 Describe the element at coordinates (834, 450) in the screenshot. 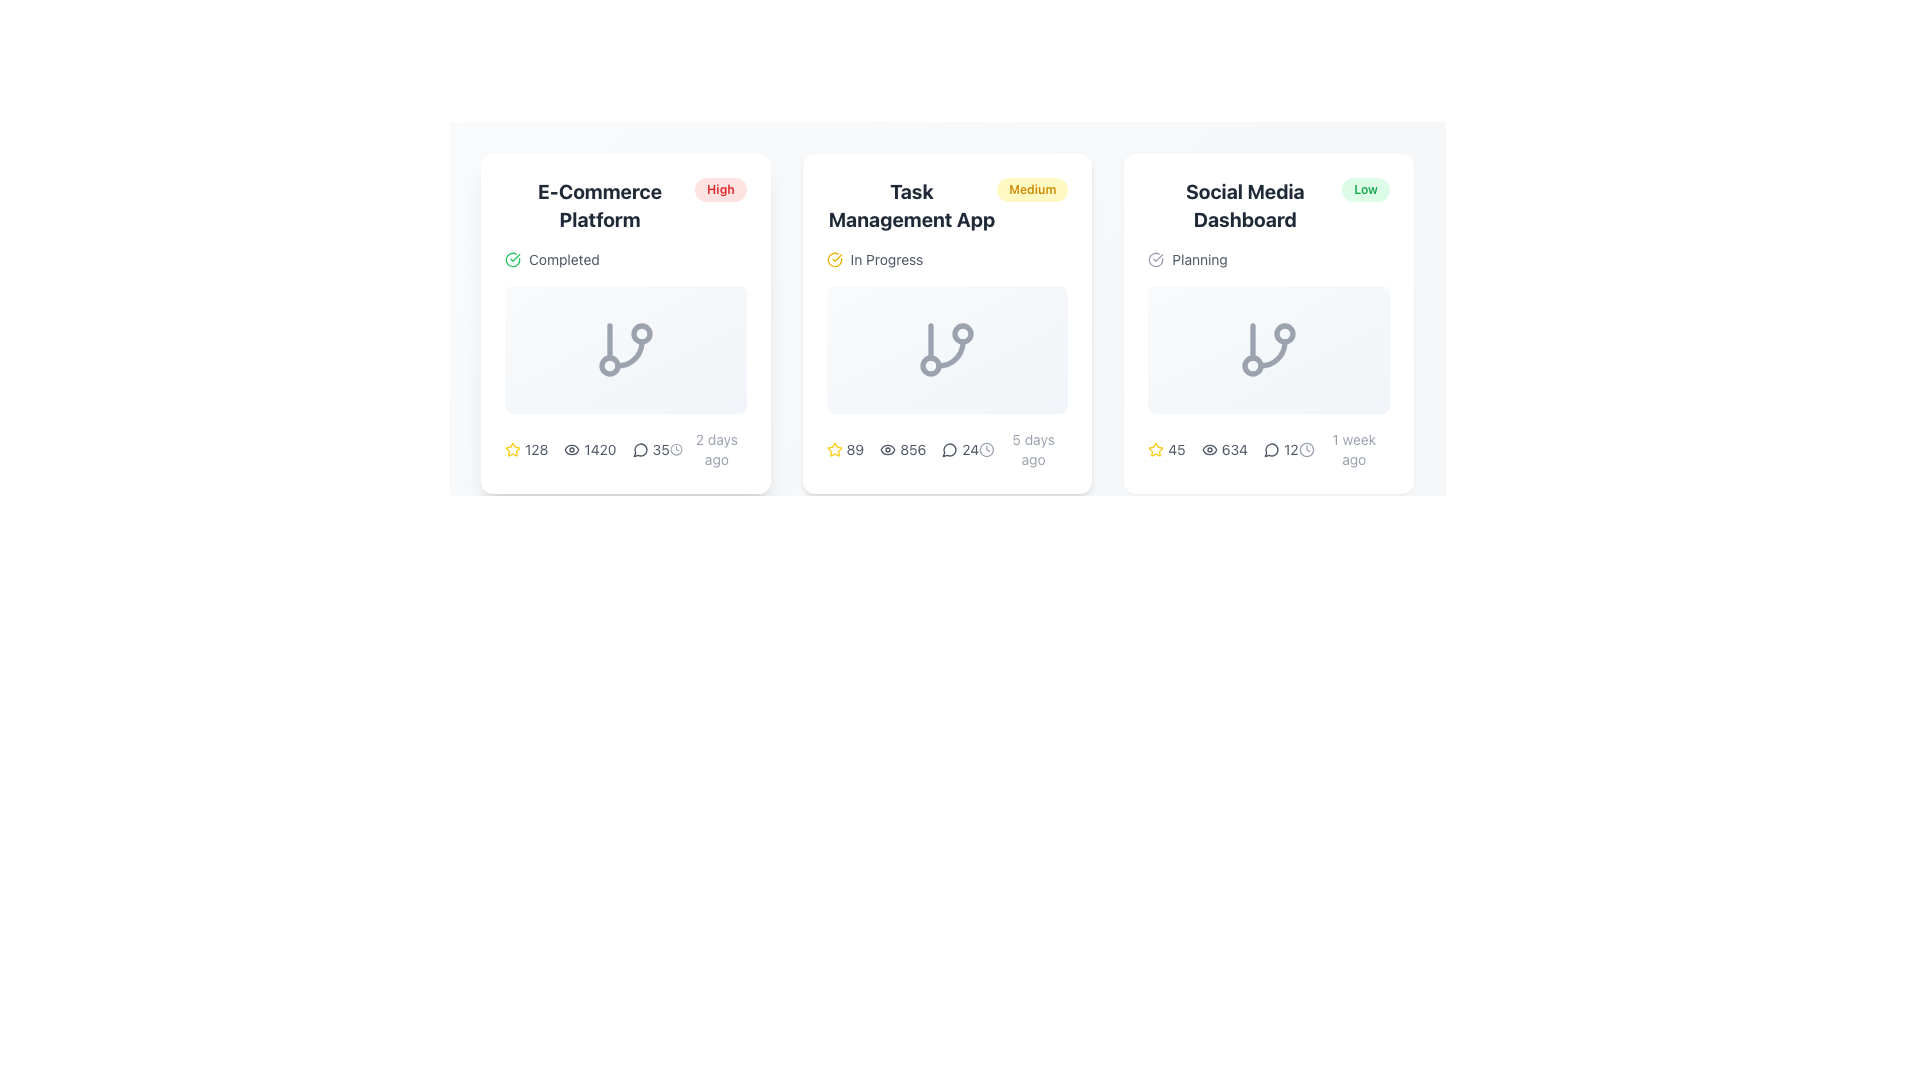

I see `the star icon located to the left of the text '89' in the 'Task Management App' card to interact with it` at that location.